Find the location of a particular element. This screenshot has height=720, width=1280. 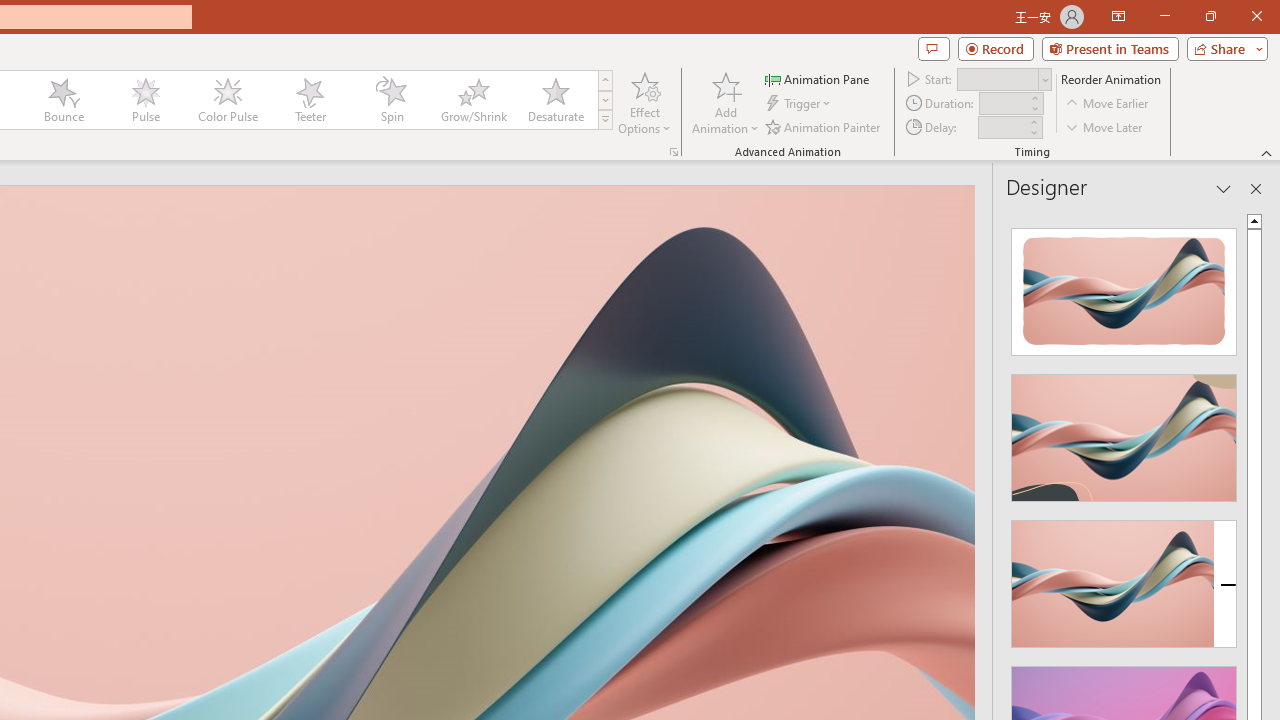

'Present in Teams' is located at coordinates (1109, 47).